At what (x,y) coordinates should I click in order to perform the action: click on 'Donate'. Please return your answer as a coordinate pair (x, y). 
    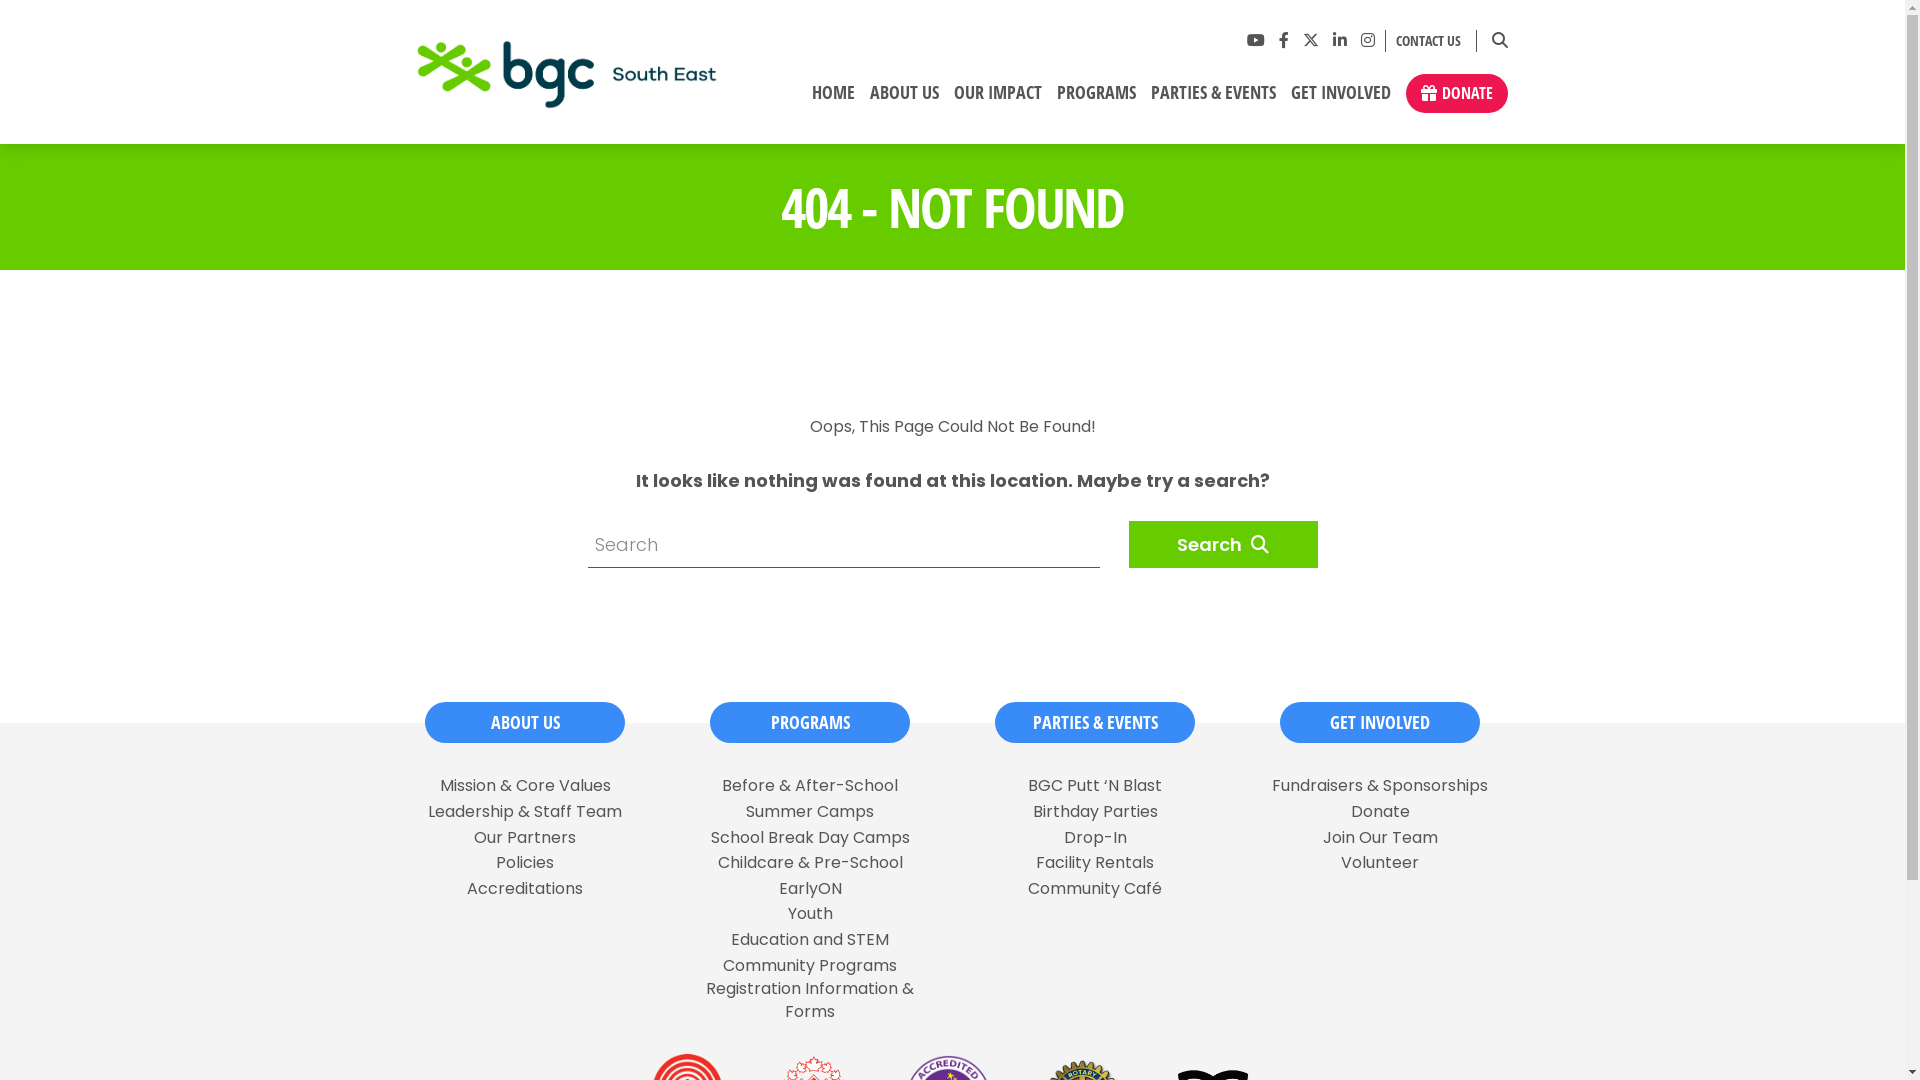
    Looking at the image, I should click on (1378, 812).